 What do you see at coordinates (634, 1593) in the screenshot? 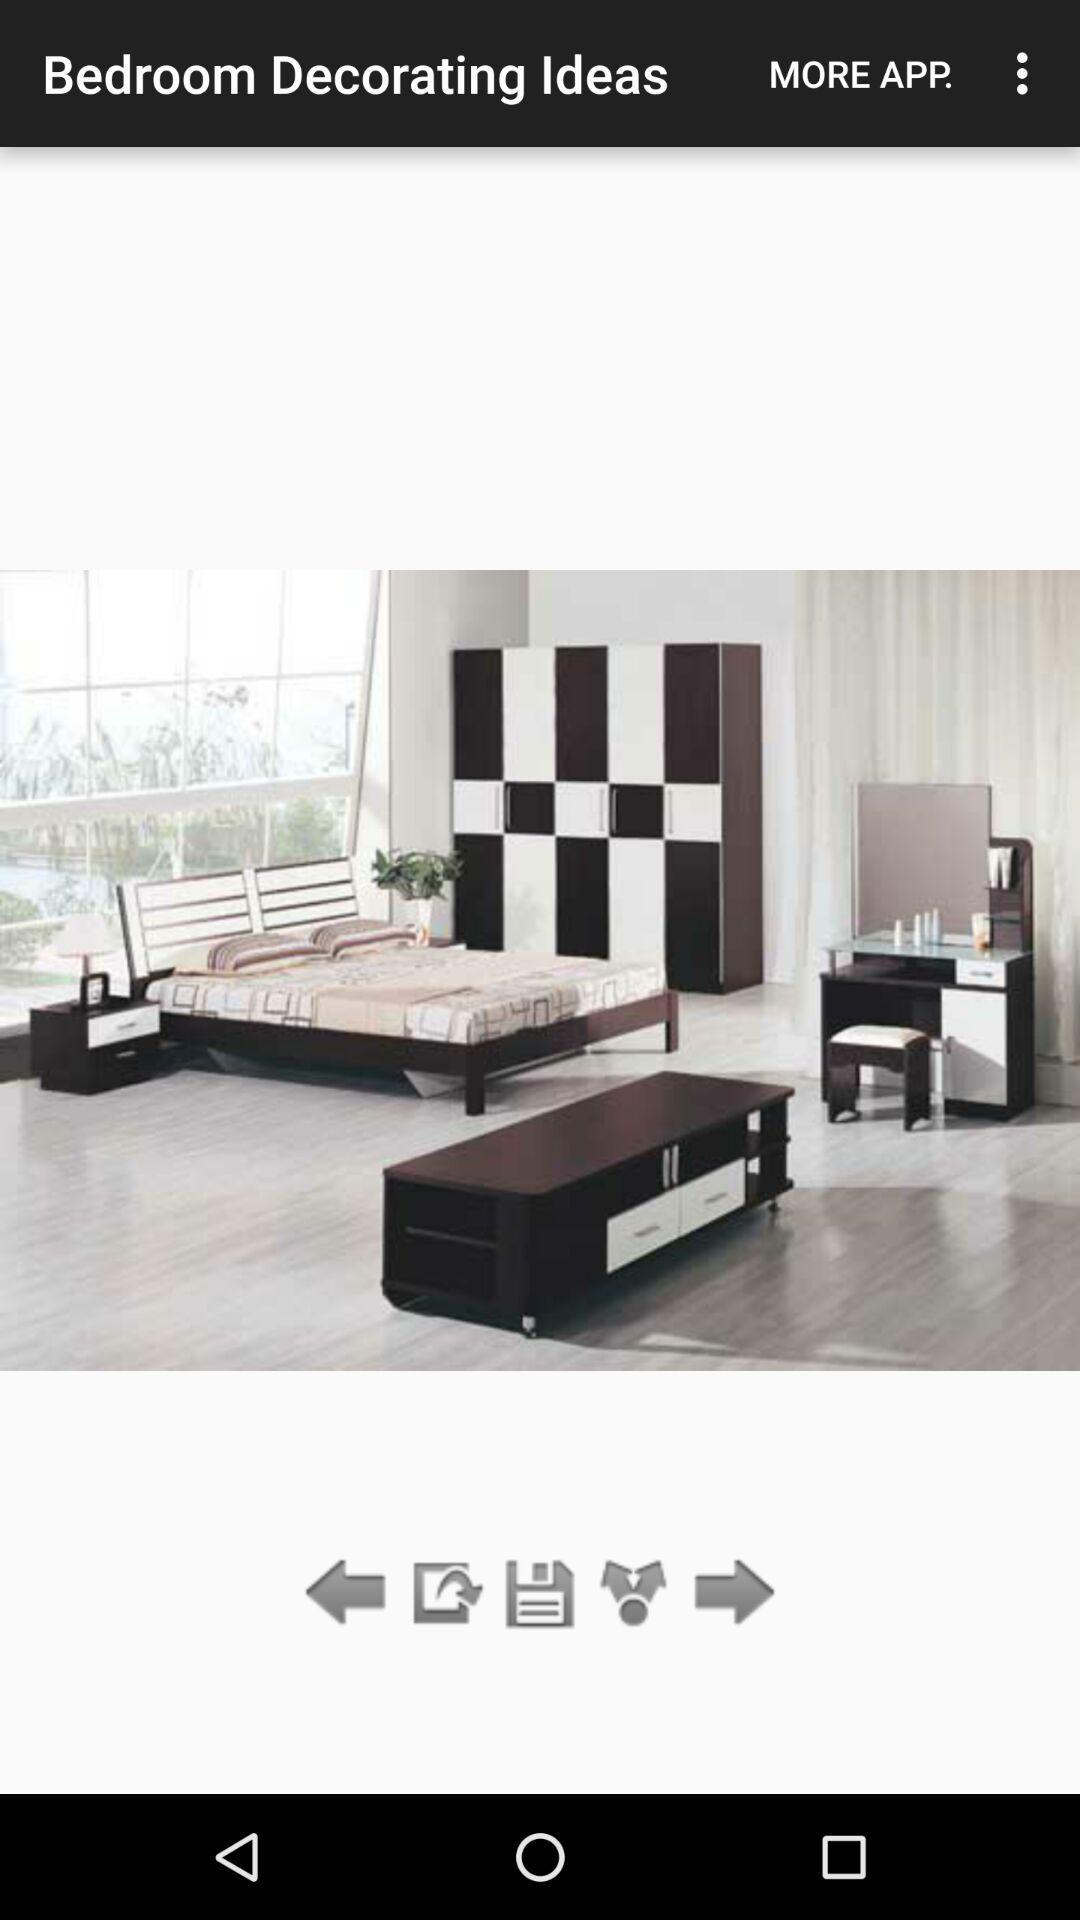
I see `the share icon` at bounding box center [634, 1593].